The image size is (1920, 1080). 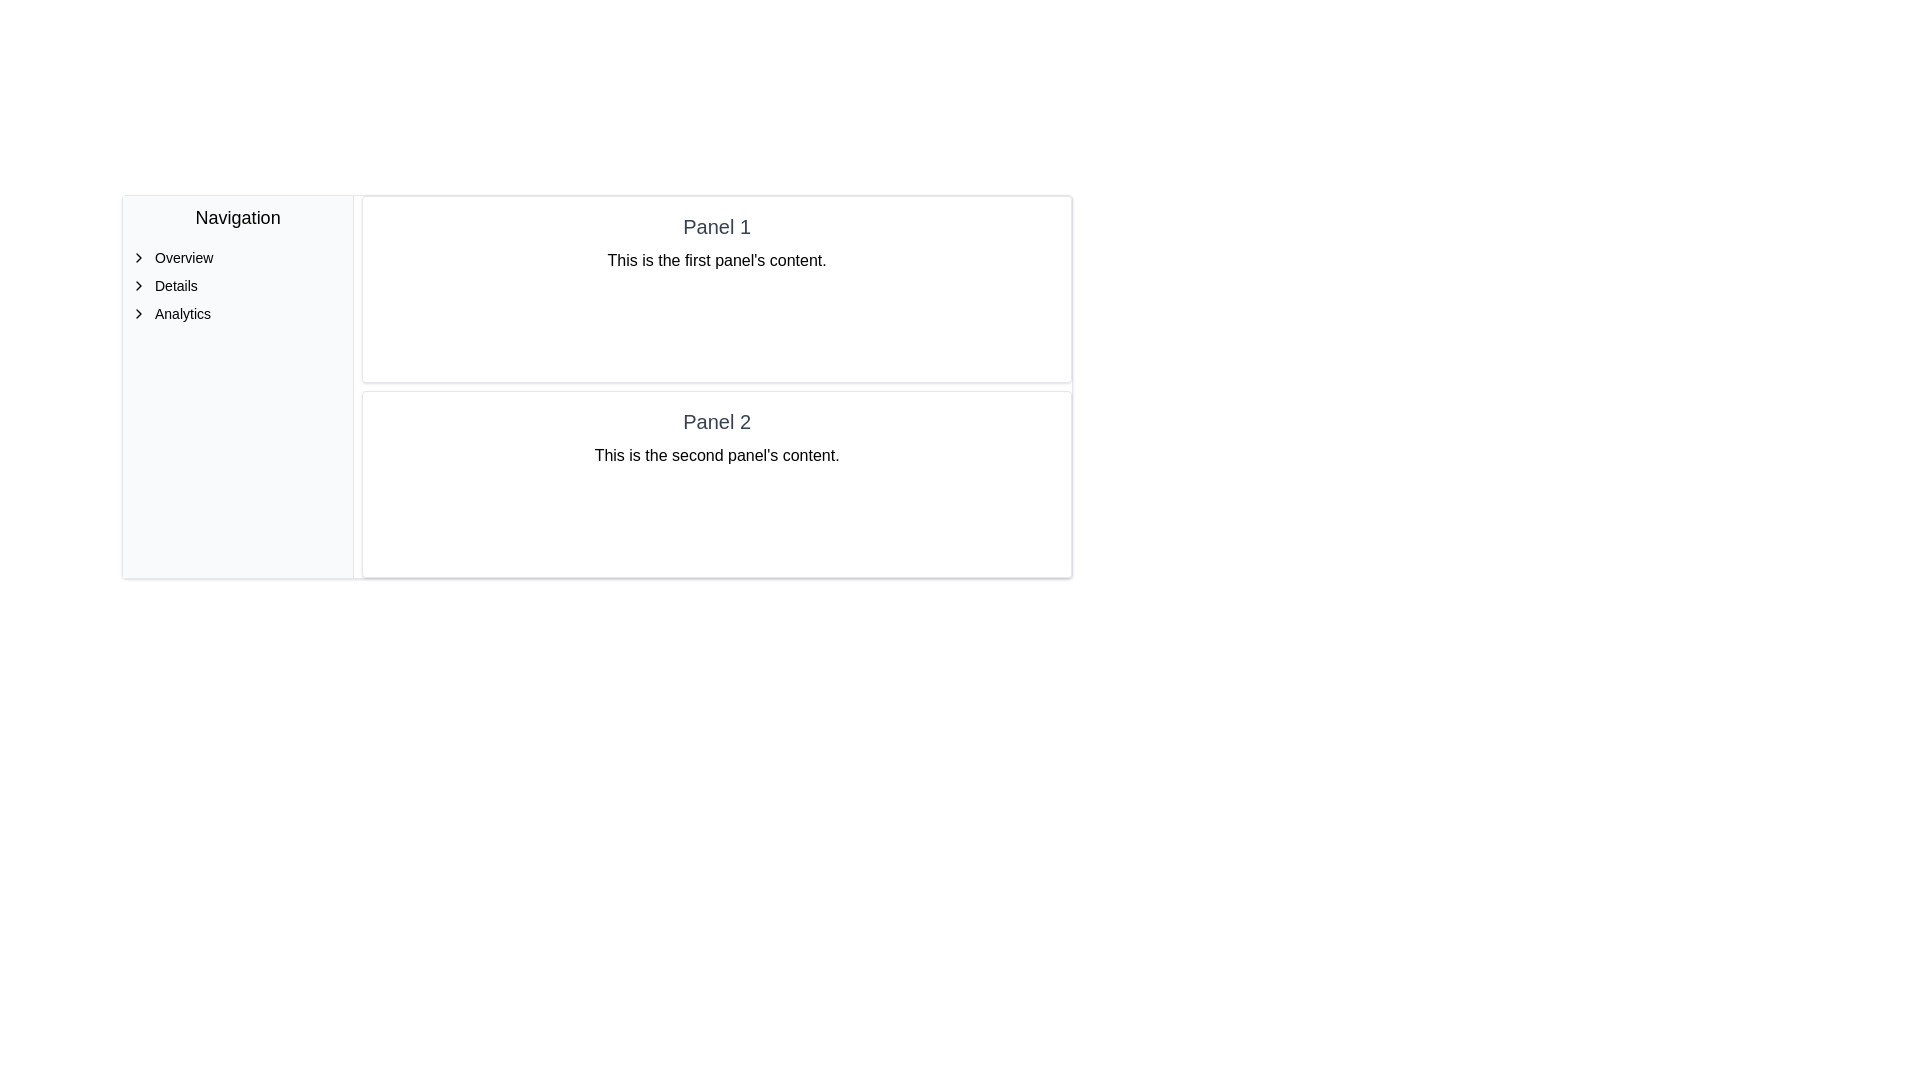 What do you see at coordinates (238, 313) in the screenshot?
I see `the 'Analytics' navigational button located in the left navigation panel` at bounding box center [238, 313].